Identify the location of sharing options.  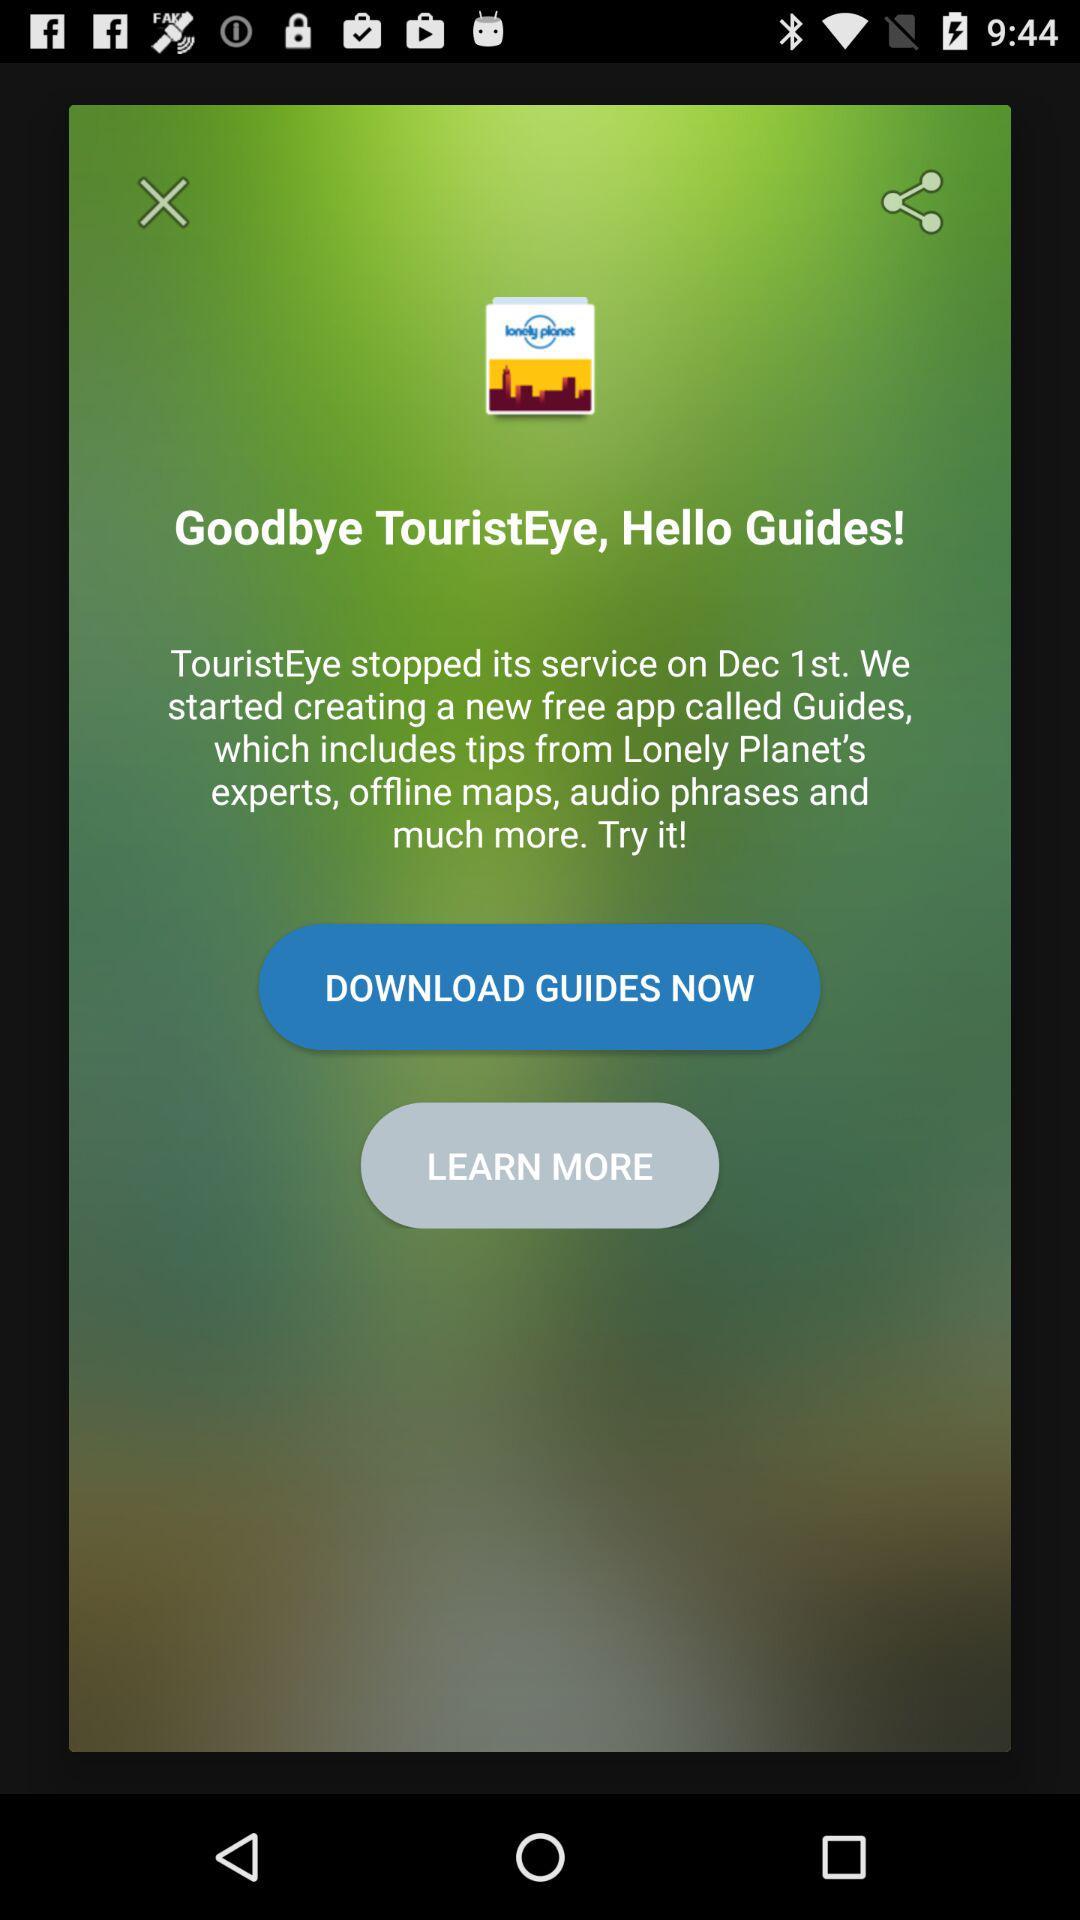
(916, 202).